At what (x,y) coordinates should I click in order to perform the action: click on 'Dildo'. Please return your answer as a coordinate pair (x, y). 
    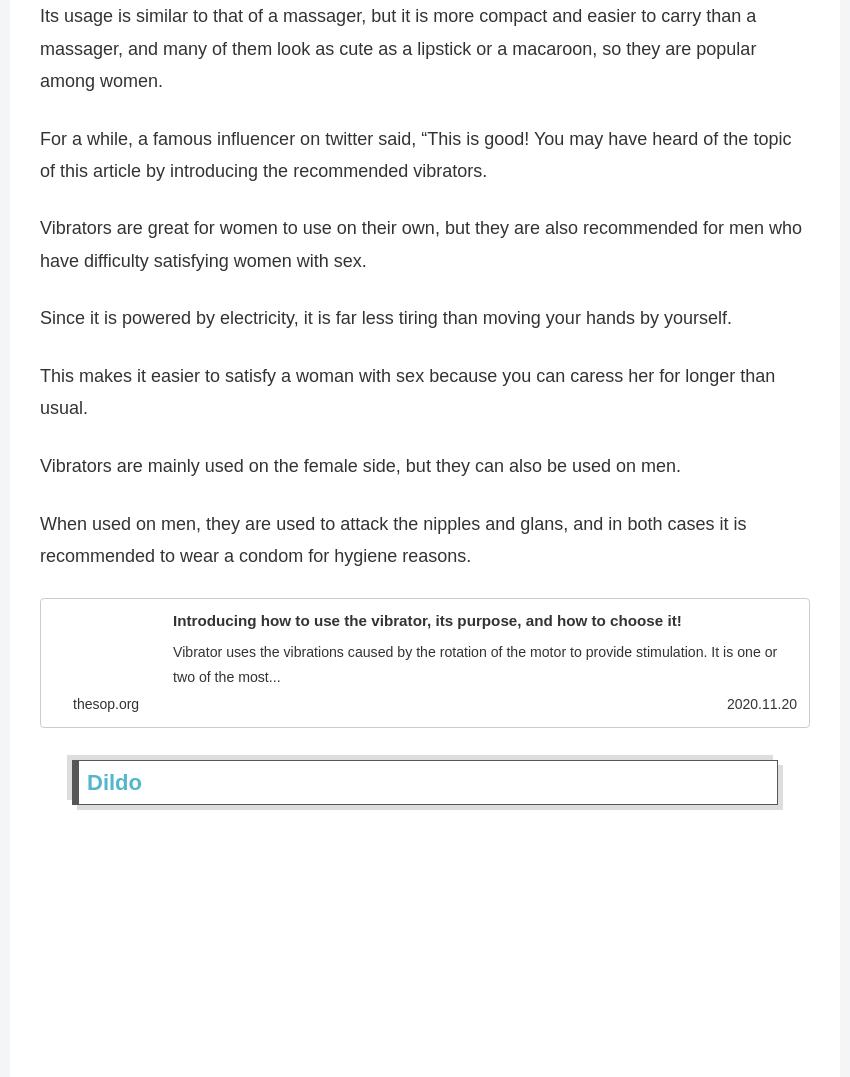
    Looking at the image, I should click on (113, 789).